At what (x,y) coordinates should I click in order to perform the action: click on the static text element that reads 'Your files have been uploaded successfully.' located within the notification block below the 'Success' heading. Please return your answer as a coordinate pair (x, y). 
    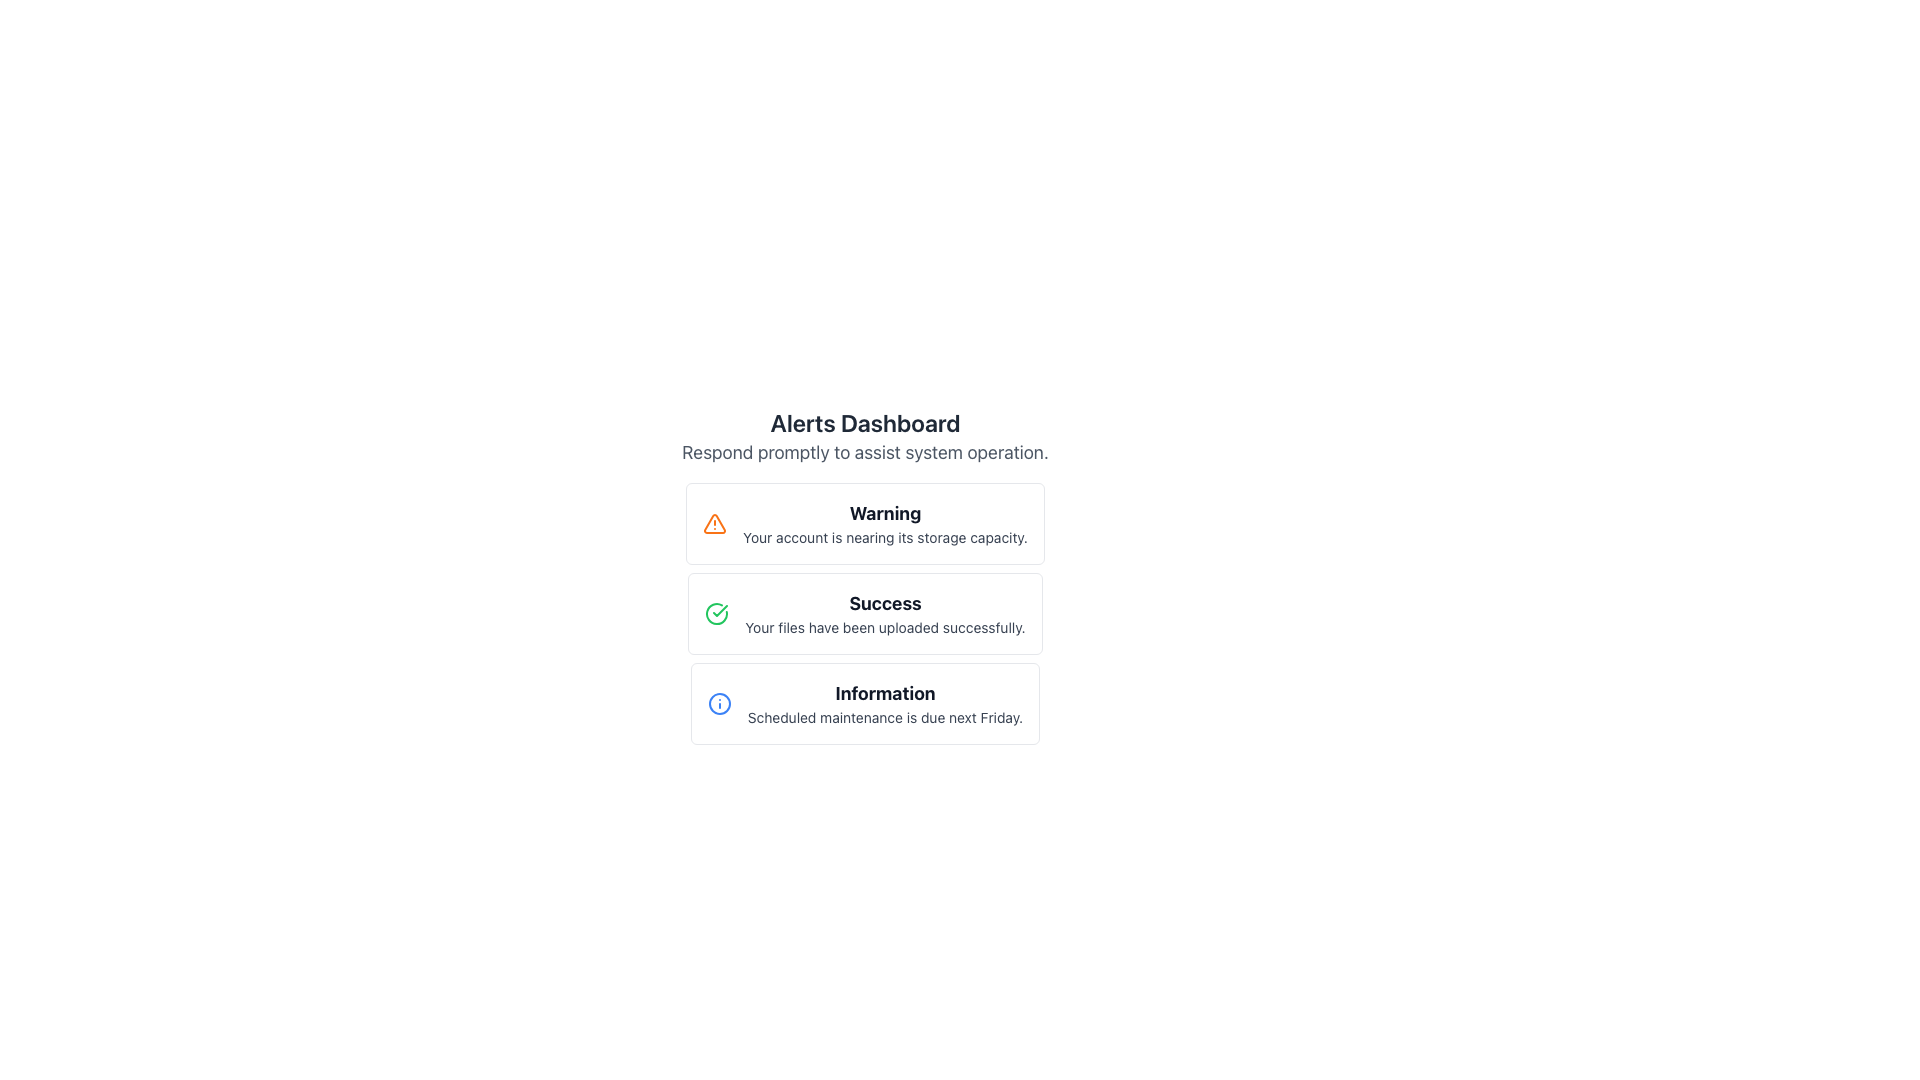
    Looking at the image, I should click on (884, 627).